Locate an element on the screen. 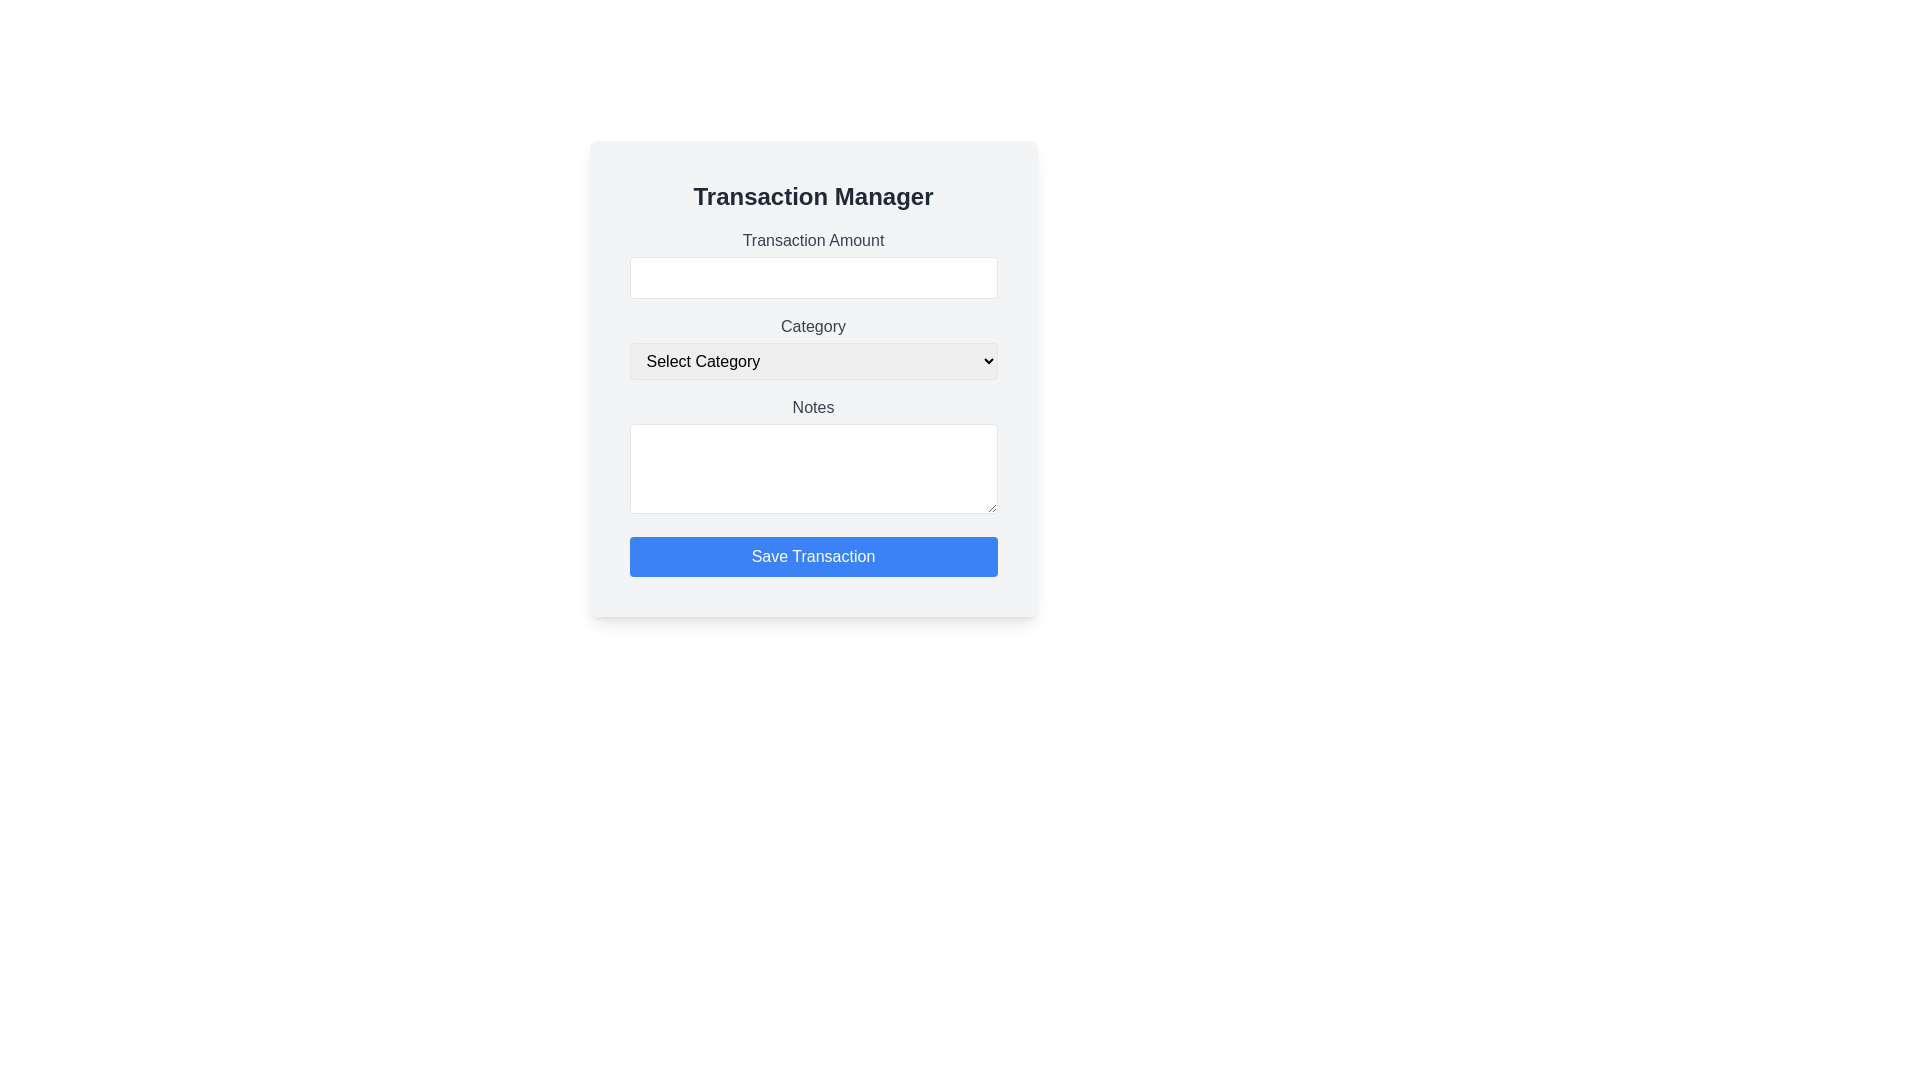 This screenshot has height=1080, width=1920. the heading element styled in bold, large font with the text 'Transaction Manager', which is located at the top of a section with a light gray background is located at coordinates (813, 196).